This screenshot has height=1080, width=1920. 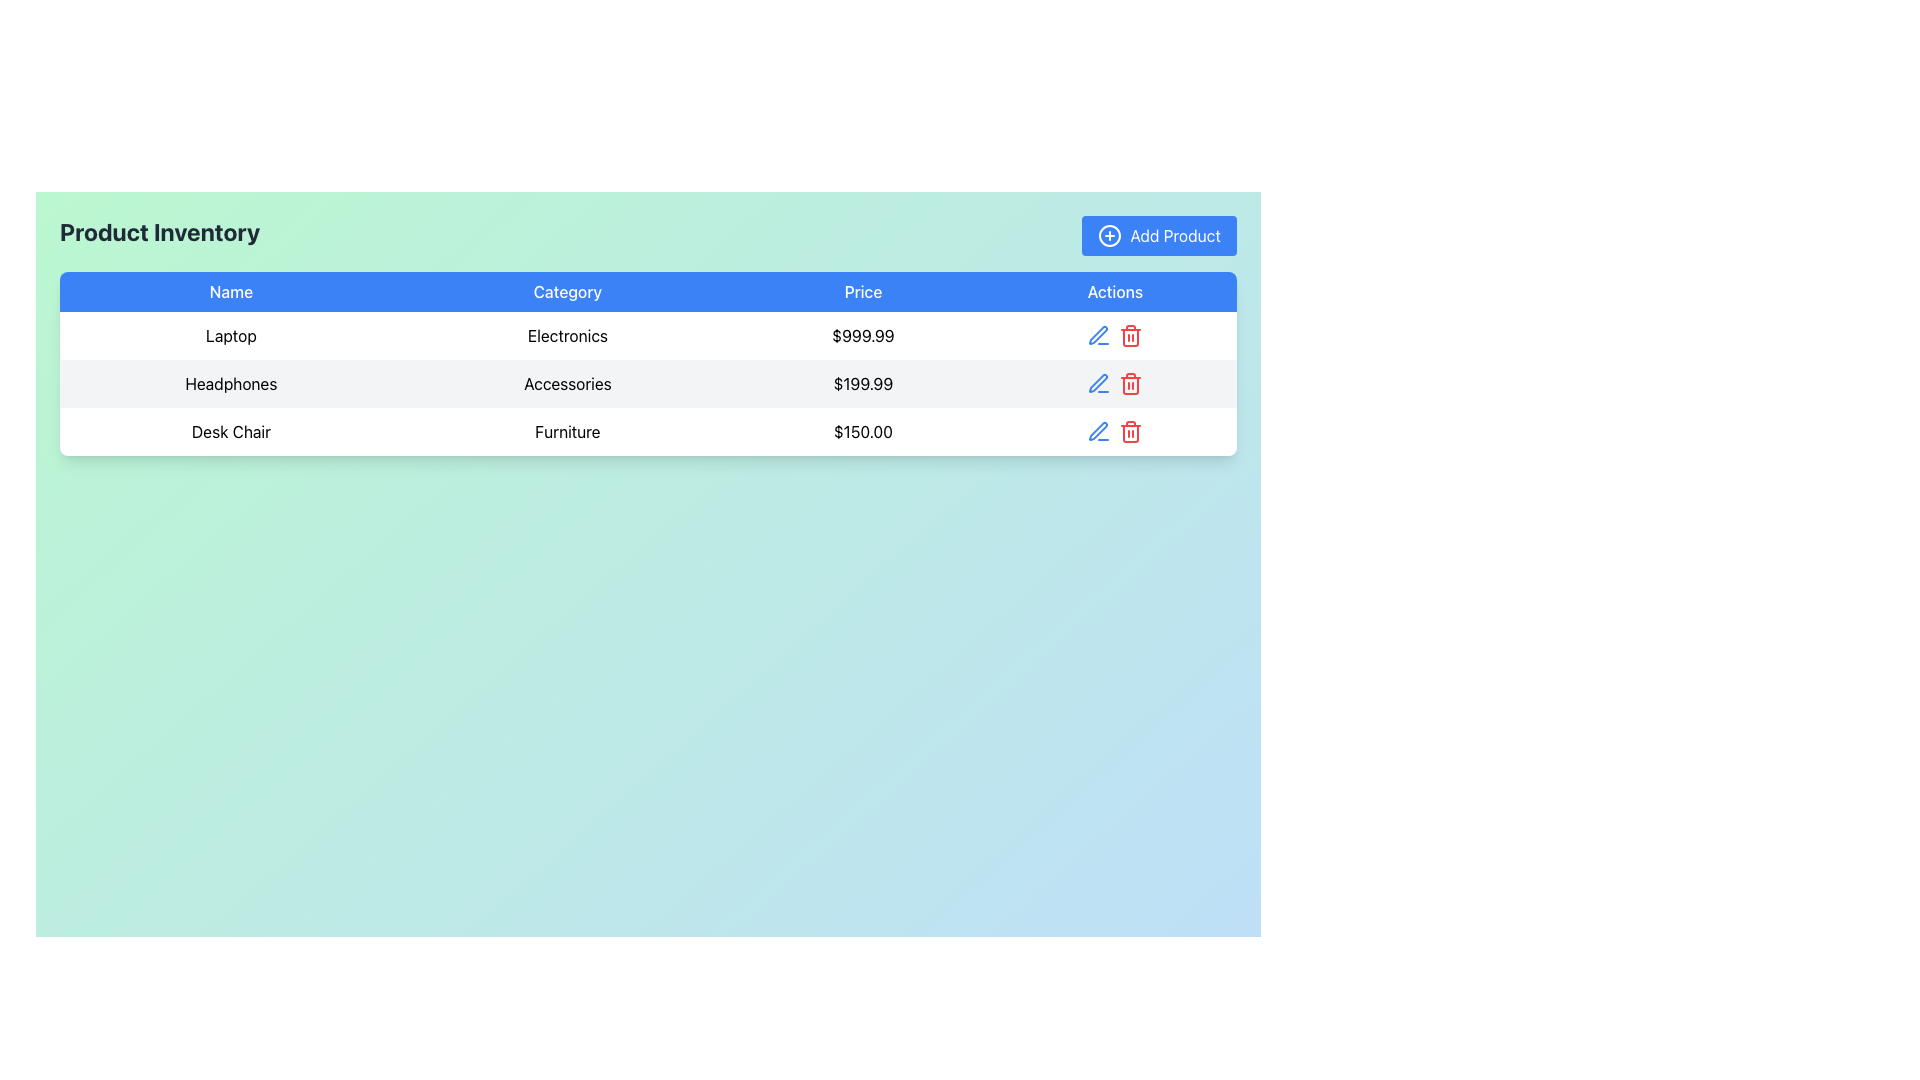 I want to click on the text label displaying the price '$150.00' for the Desk Chair in the third row of the table under the 'Price' column, so click(x=863, y=431).